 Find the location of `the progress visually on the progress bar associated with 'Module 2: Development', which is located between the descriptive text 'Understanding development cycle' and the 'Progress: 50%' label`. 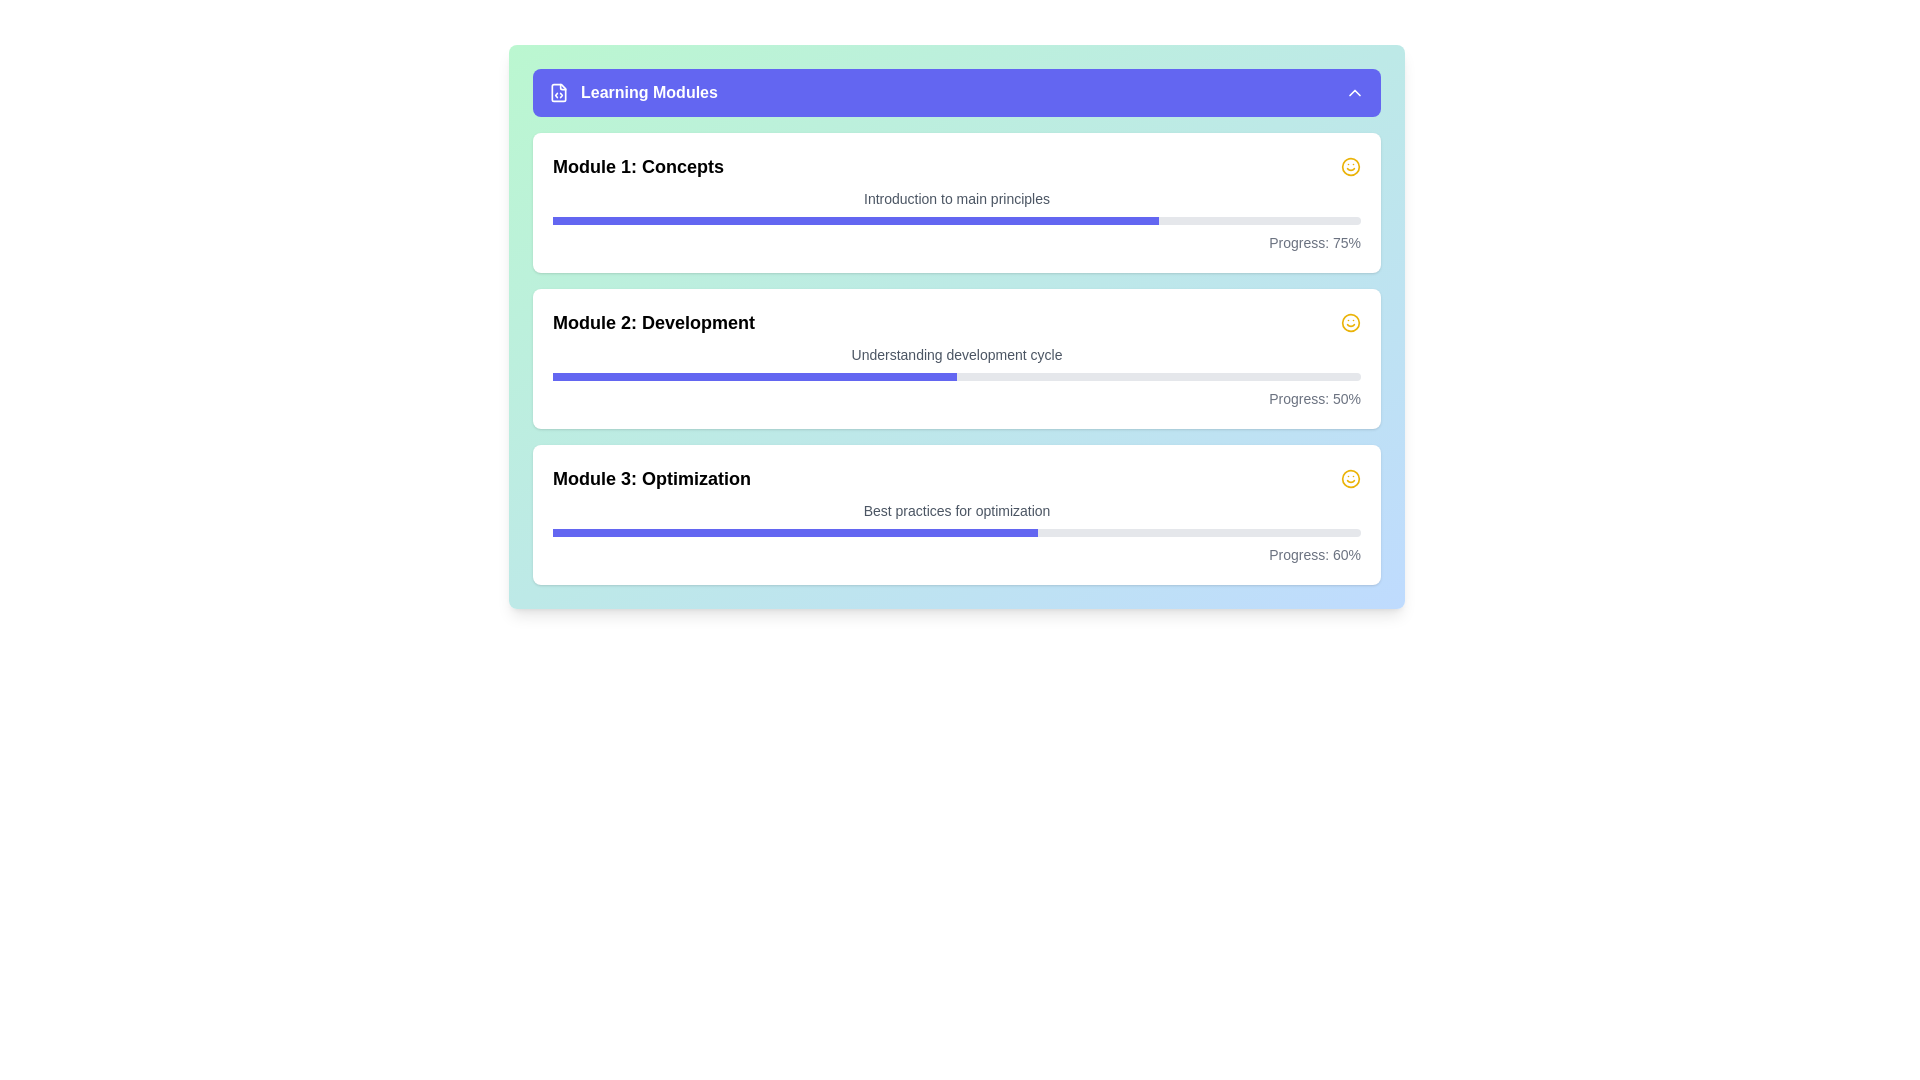

the progress visually on the progress bar associated with 'Module 2: Development', which is located between the descriptive text 'Understanding development cycle' and the 'Progress: 50%' label is located at coordinates (955, 377).